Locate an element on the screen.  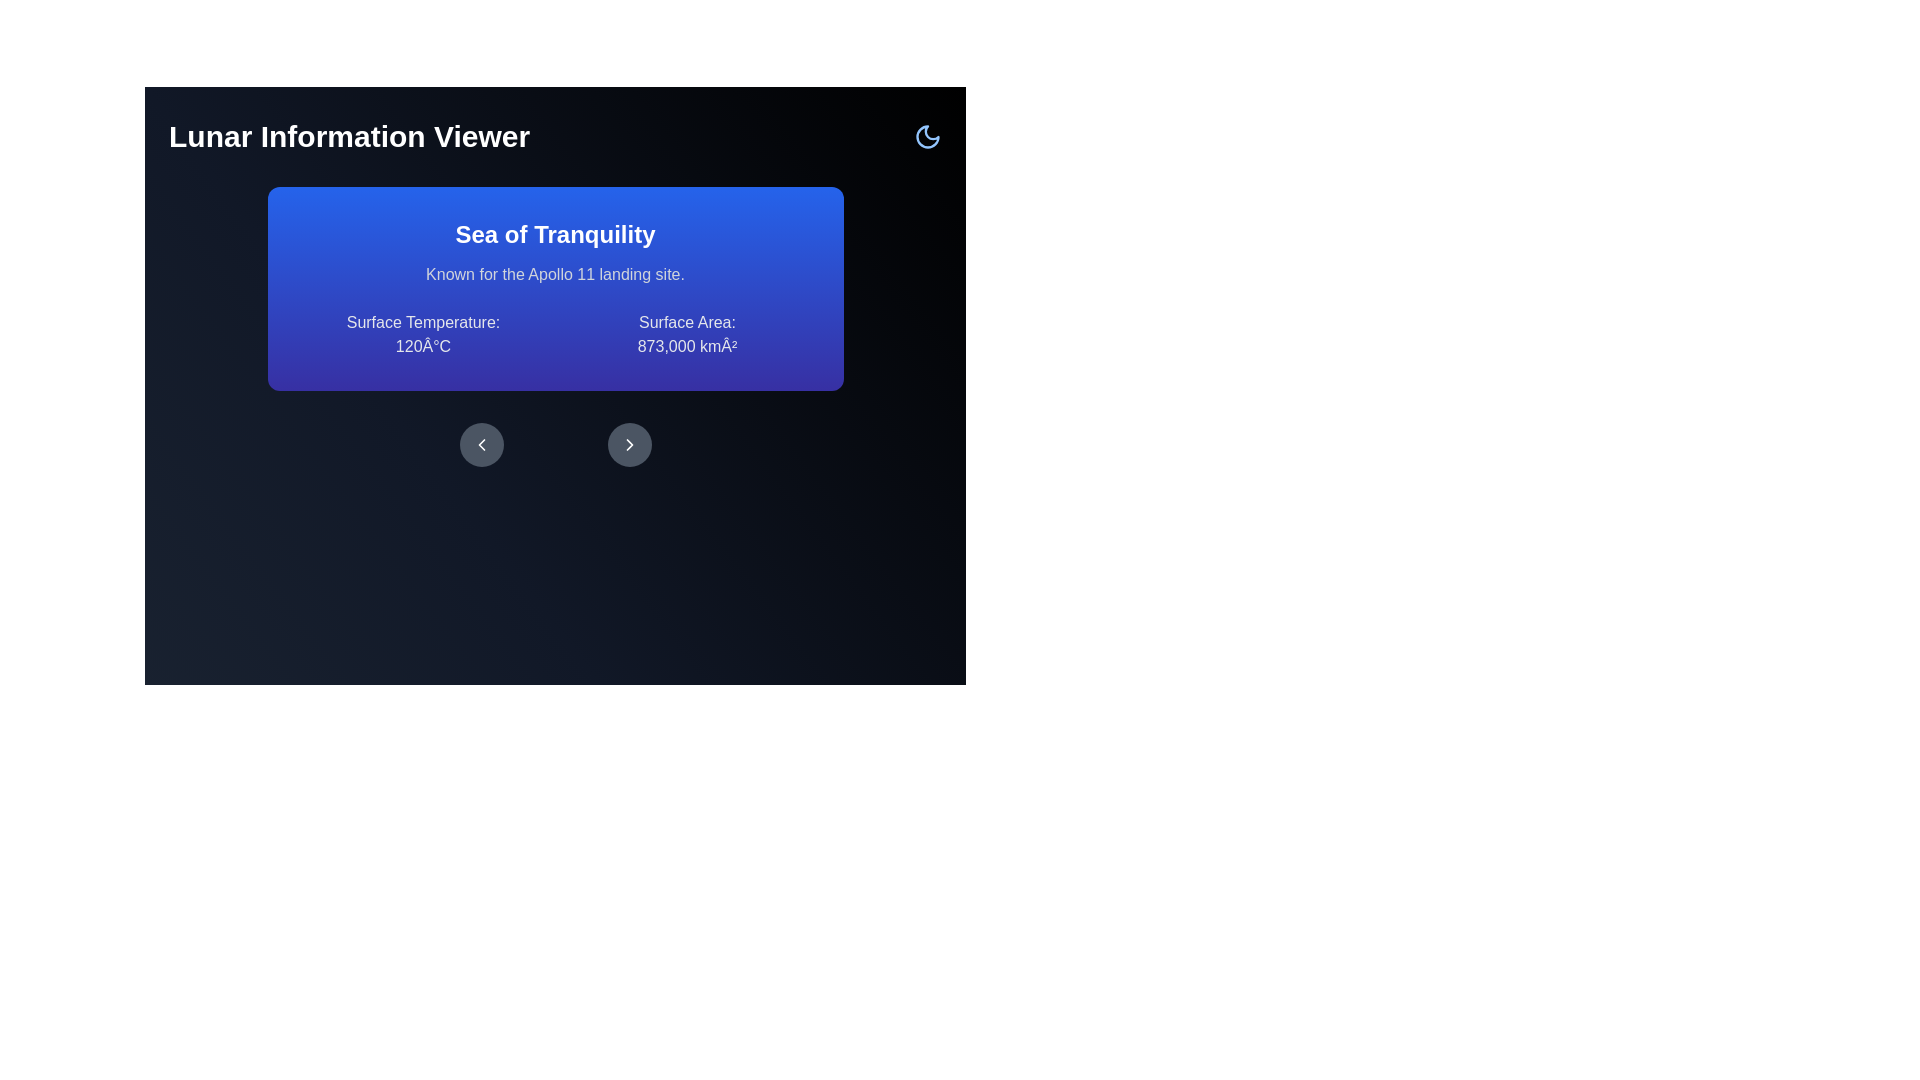
the text label displaying '120°C' in bold white color on a blue background, located below 'Surface Temperature:' in the blue information card is located at coordinates (422, 346).